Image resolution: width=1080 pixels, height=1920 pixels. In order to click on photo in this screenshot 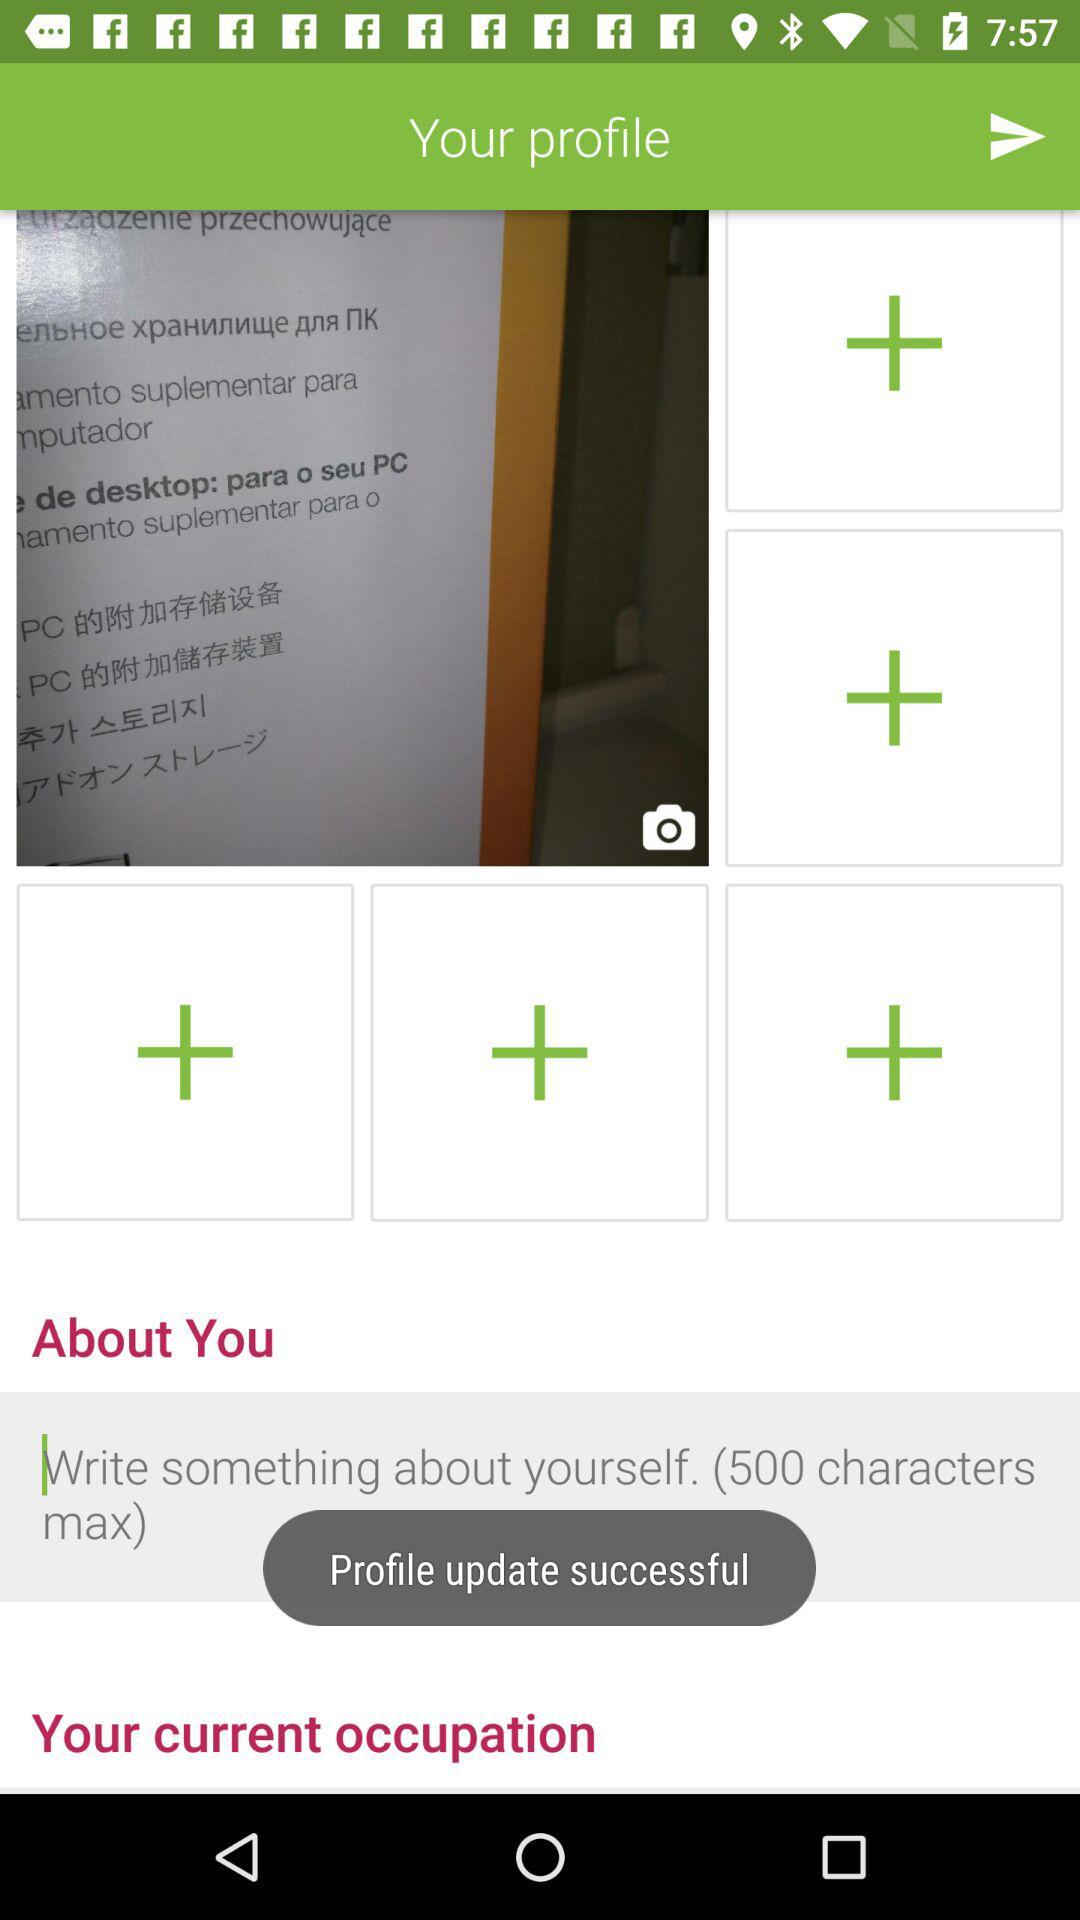, I will do `click(185, 1051)`.